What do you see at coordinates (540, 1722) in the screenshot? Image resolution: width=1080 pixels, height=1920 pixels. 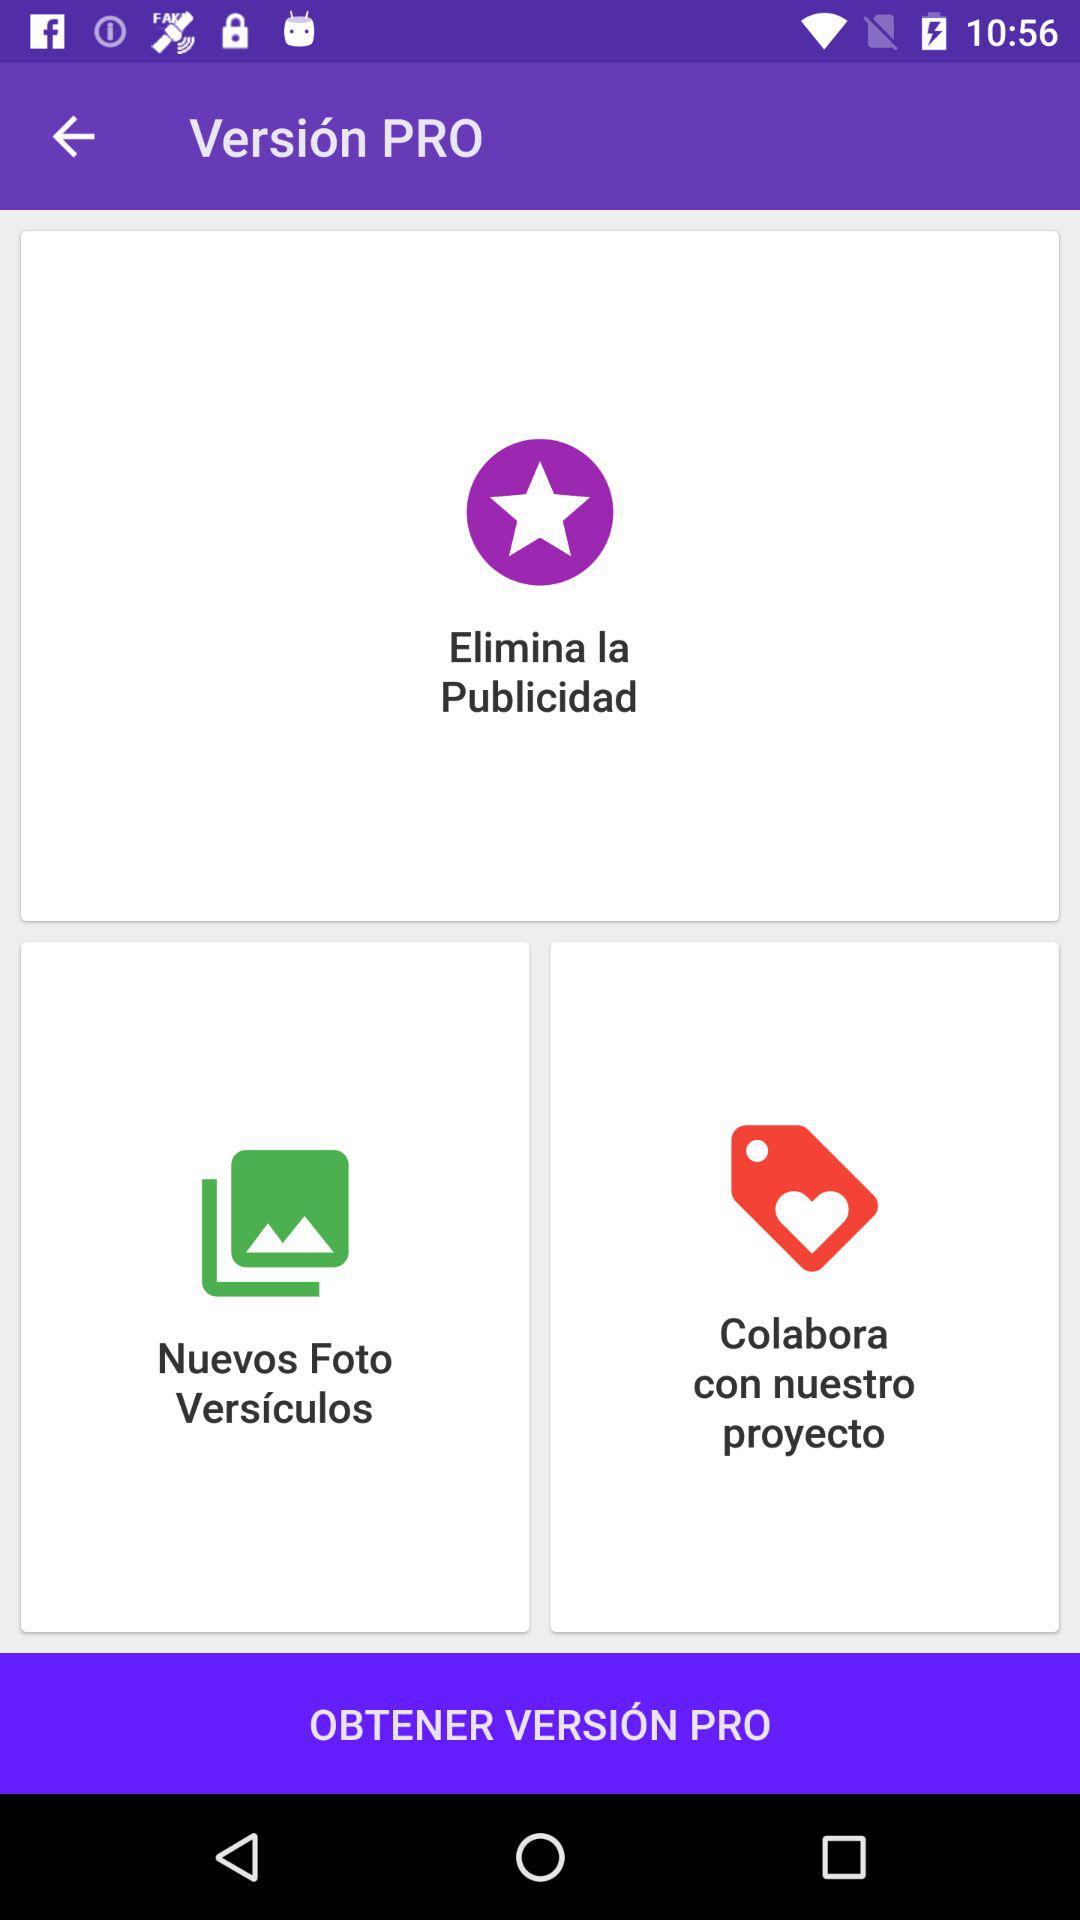 I see `the icon below the colabora con nuestro item` at bounding box center [540, 1722].